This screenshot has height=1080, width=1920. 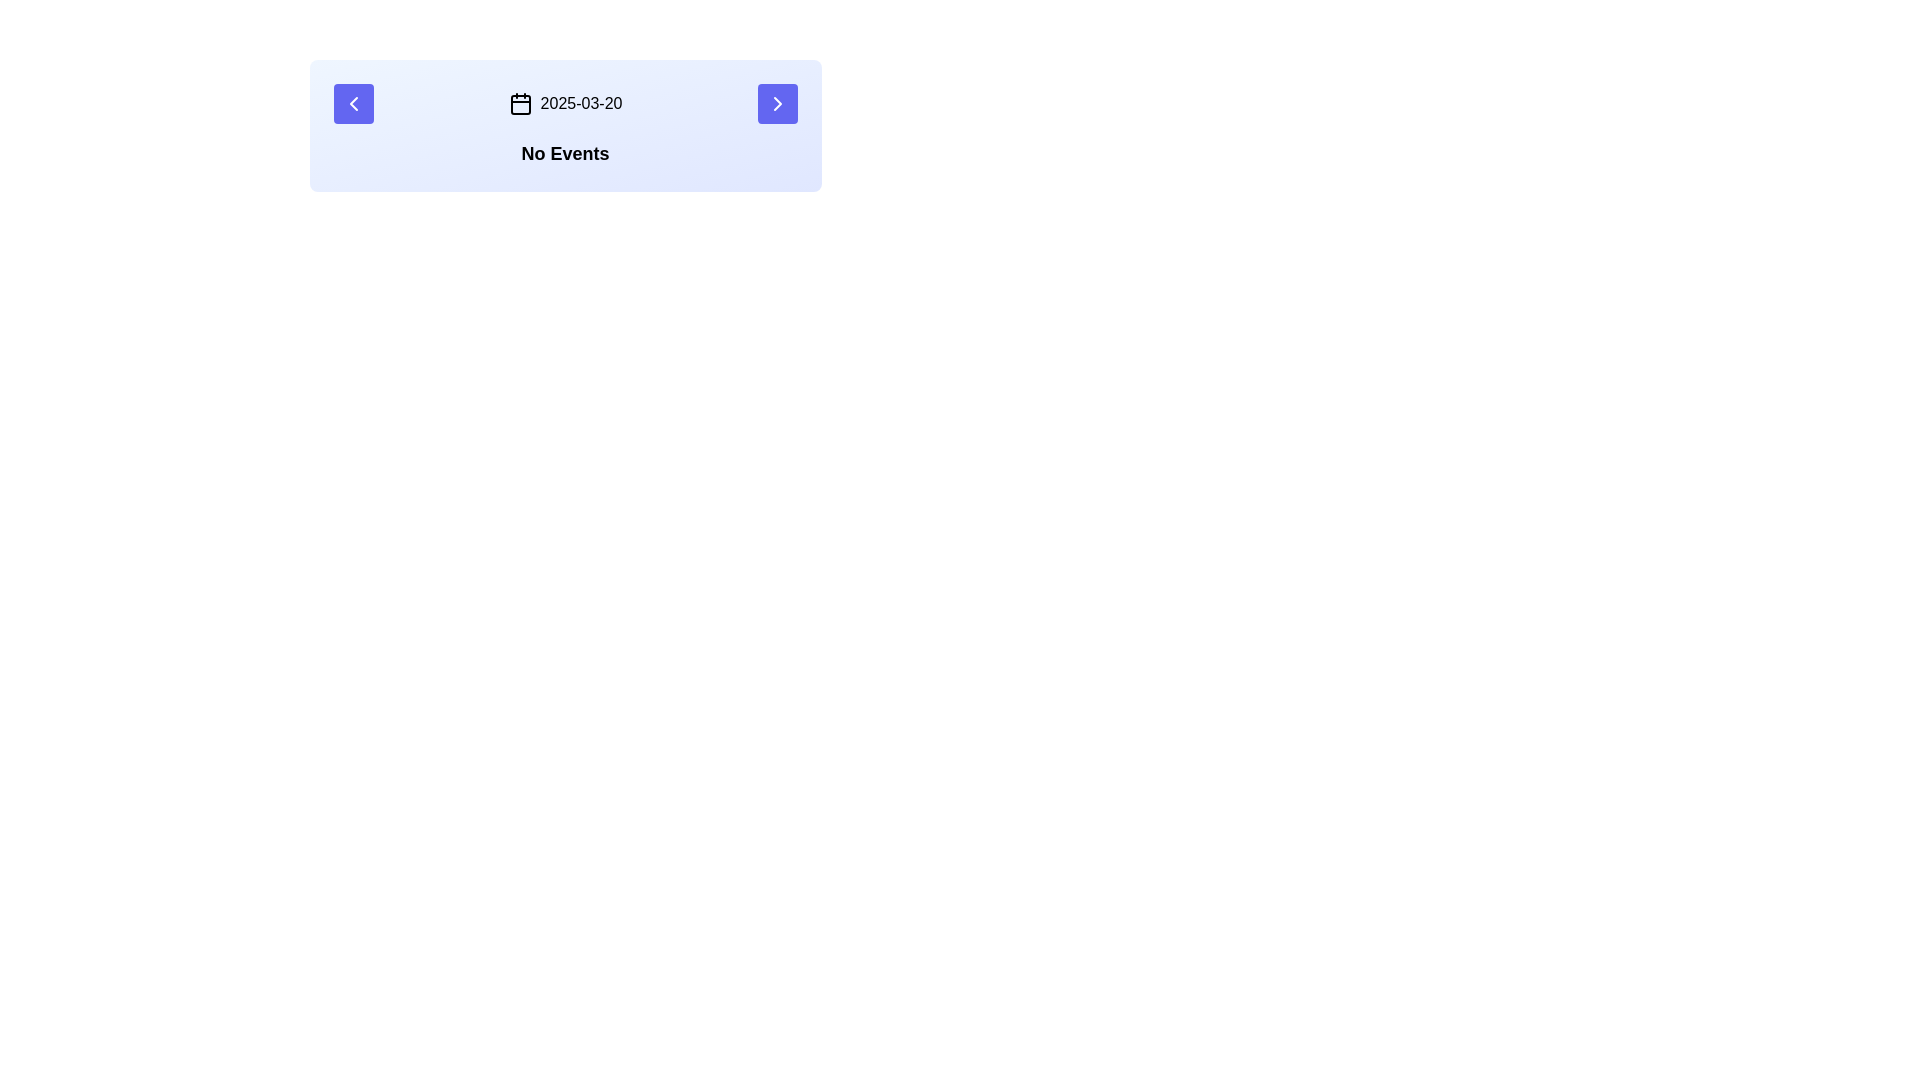 I want to click on the Chevron icon located inside a light-blue circular button on the far-right of the horizontal panel, so click(x=776, y=104).